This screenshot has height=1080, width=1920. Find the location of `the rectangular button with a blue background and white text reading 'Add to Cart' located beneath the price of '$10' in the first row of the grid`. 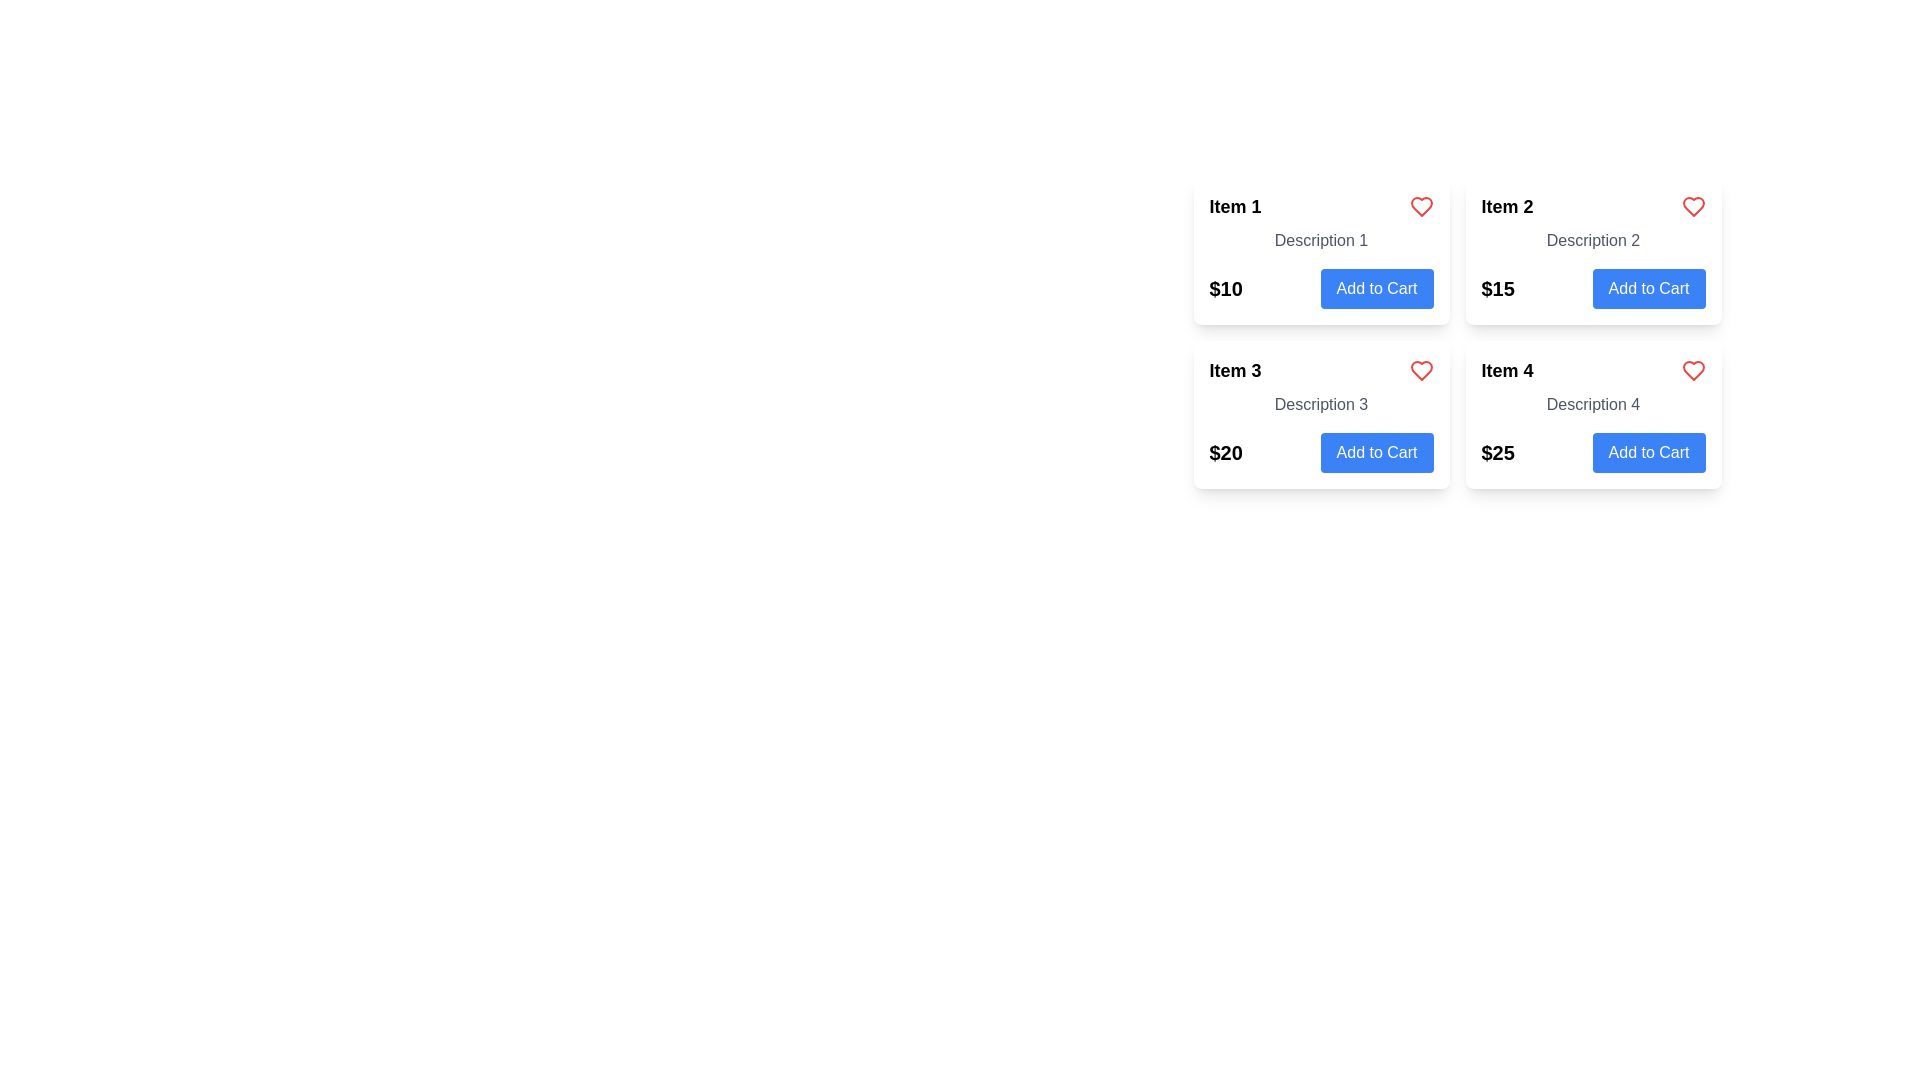

the rectangular button with a blue background and white text reading 'Add to Cart' located beneath the price of '$10' in the first row of the grid is located at coordinates (1376, 289).